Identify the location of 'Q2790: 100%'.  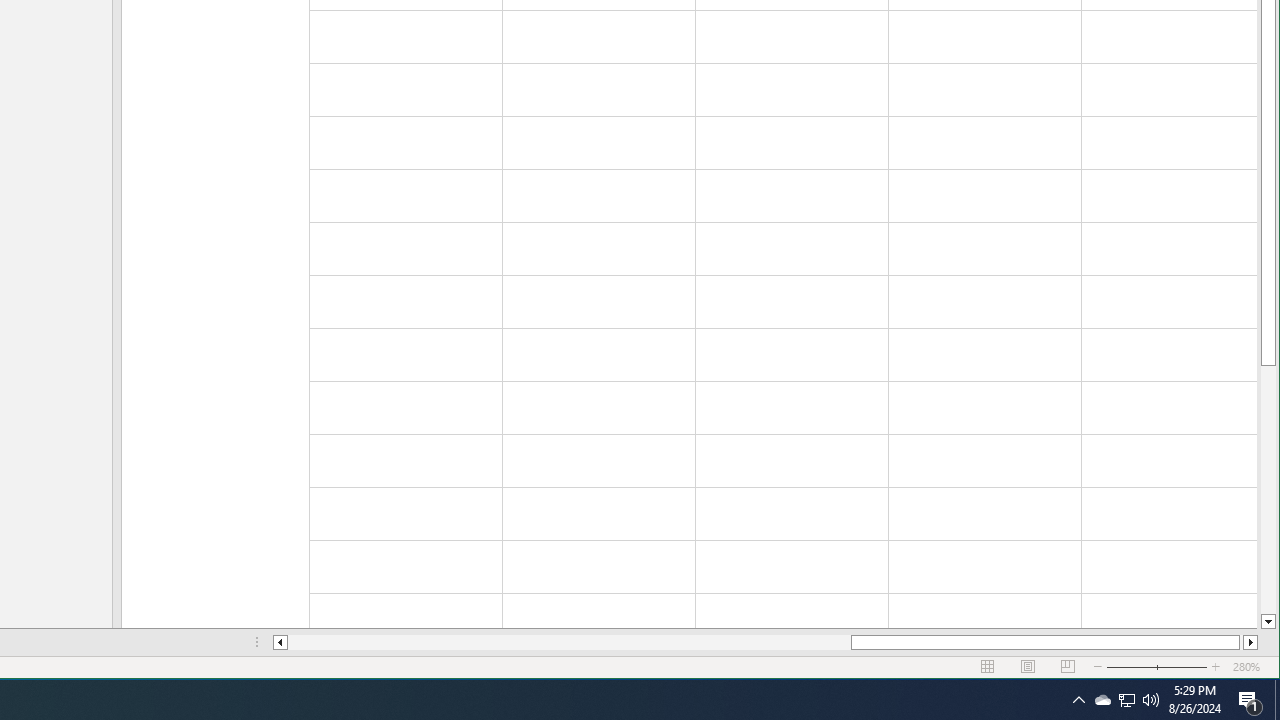
(1151, 698).